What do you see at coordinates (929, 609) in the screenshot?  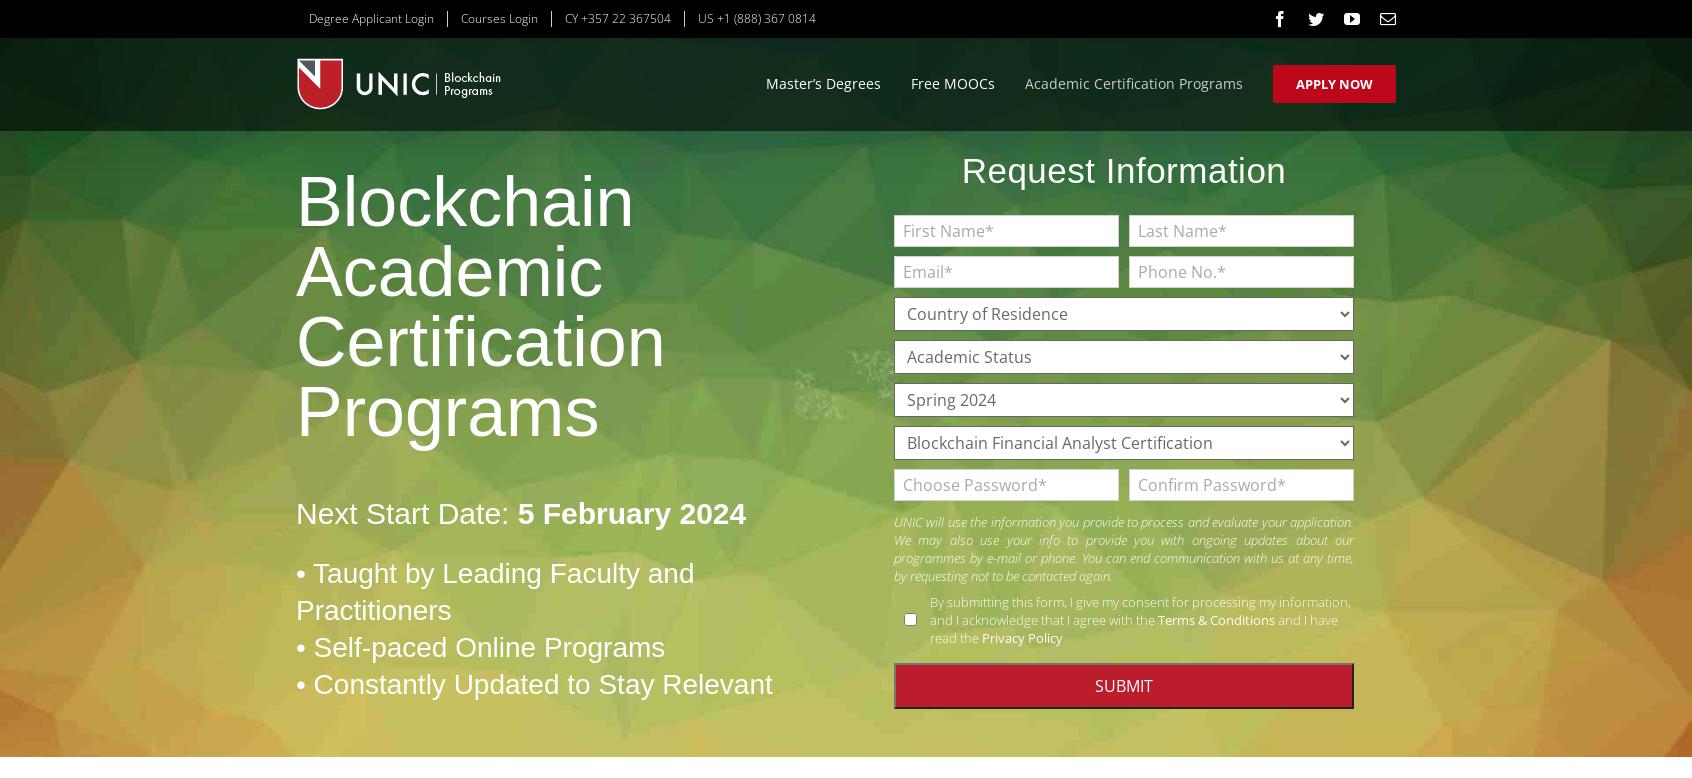 I see `'By submitting this form, I give my consent for processing my information, and I acknowledge that I agree with the'` at bounding box center [929, 609].